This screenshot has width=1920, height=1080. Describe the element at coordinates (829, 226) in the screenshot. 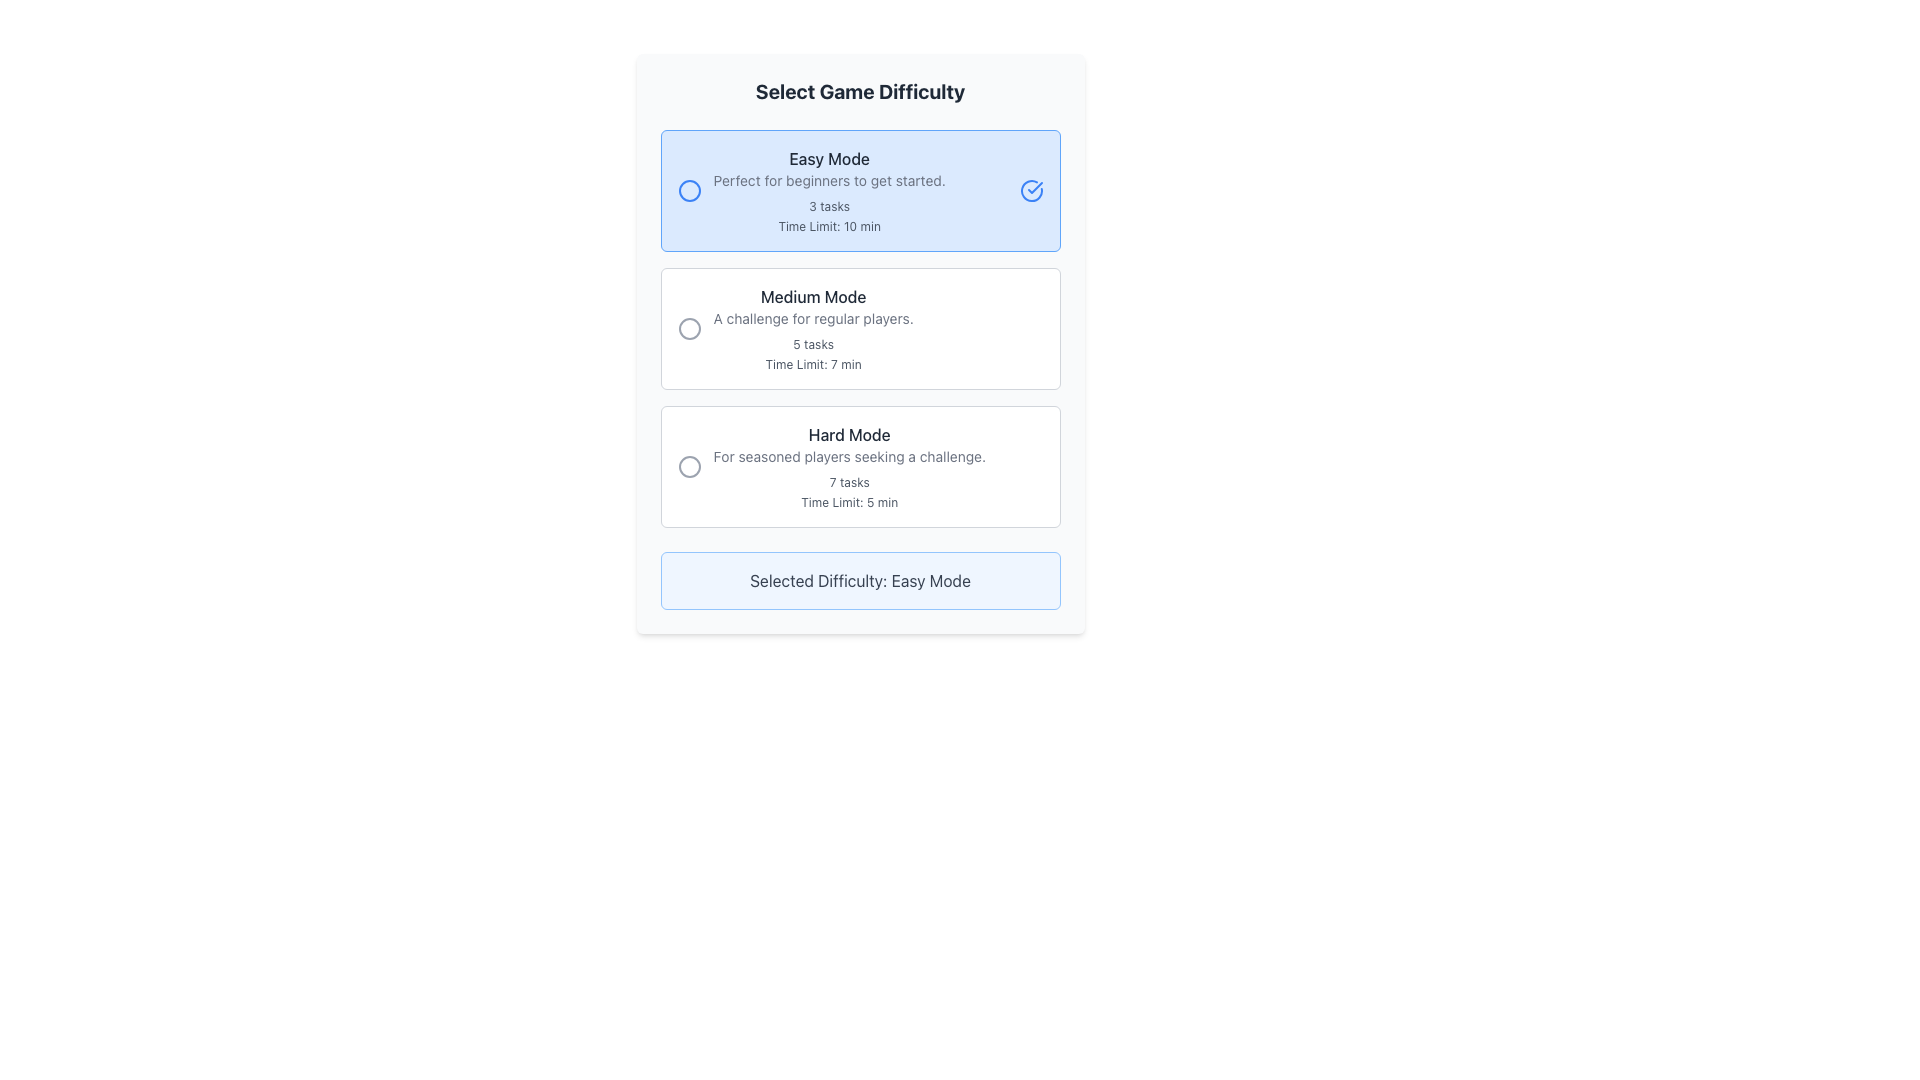

I see `the text label displaying 'Time Limit: 10 min', which is located beneath the '3 tasks' line in the Easy Mode option box` at that location.